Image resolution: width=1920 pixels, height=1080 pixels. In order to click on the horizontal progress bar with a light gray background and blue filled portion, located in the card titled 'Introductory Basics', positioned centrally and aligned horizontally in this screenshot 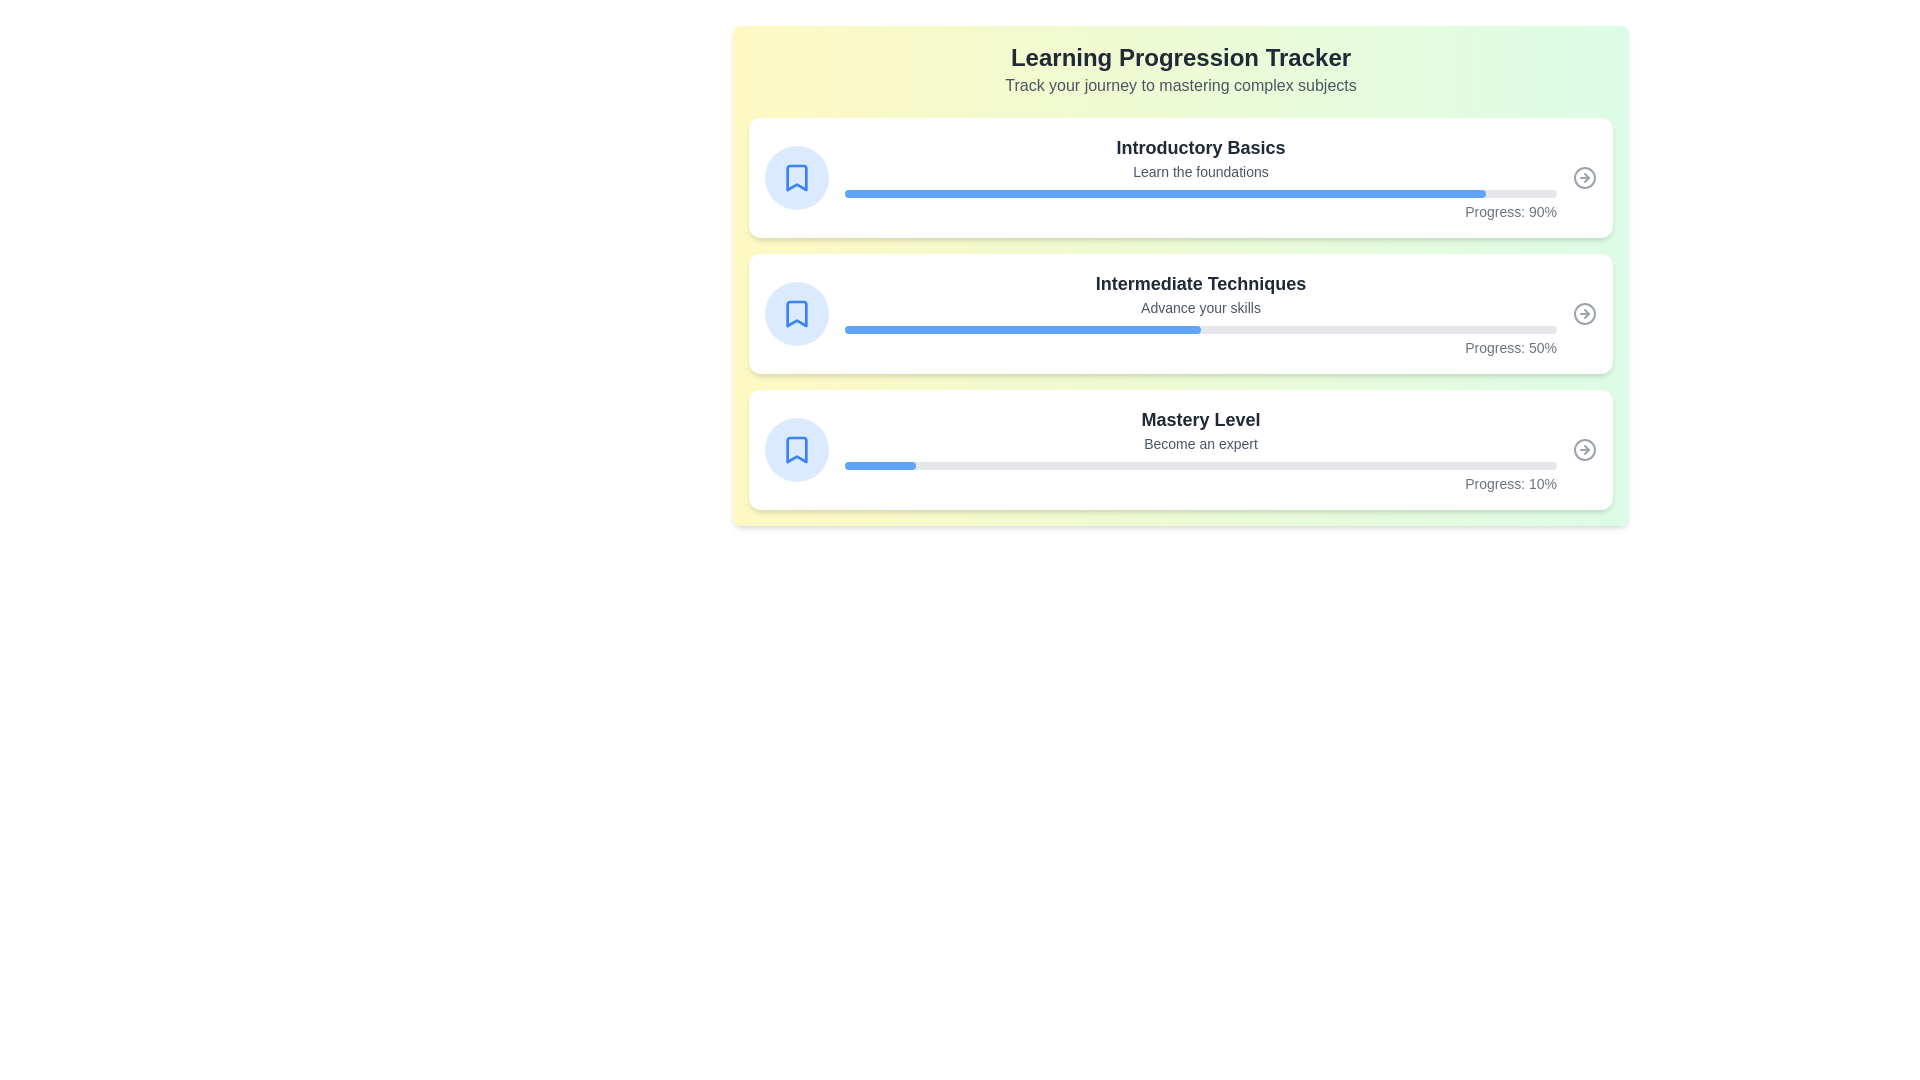, I will do `click(1200, 193)`.